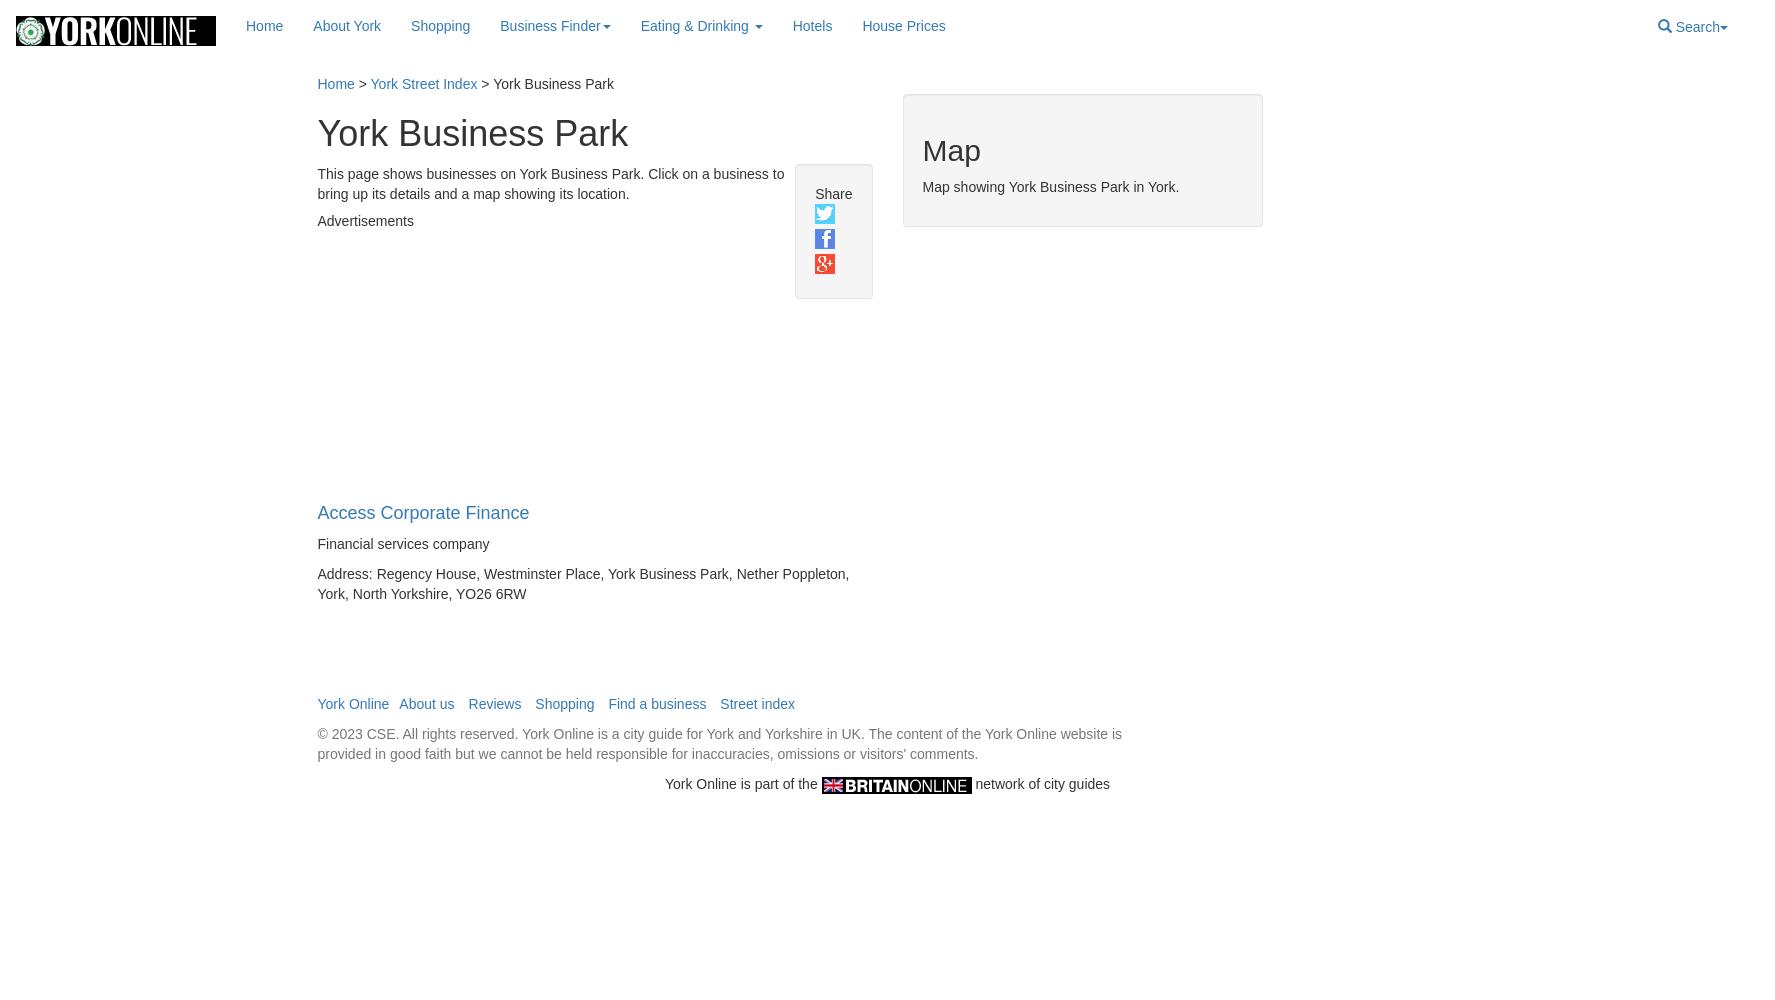 The image size is (1775, 1000). I want to click on 'Search', so click(1695, 27).